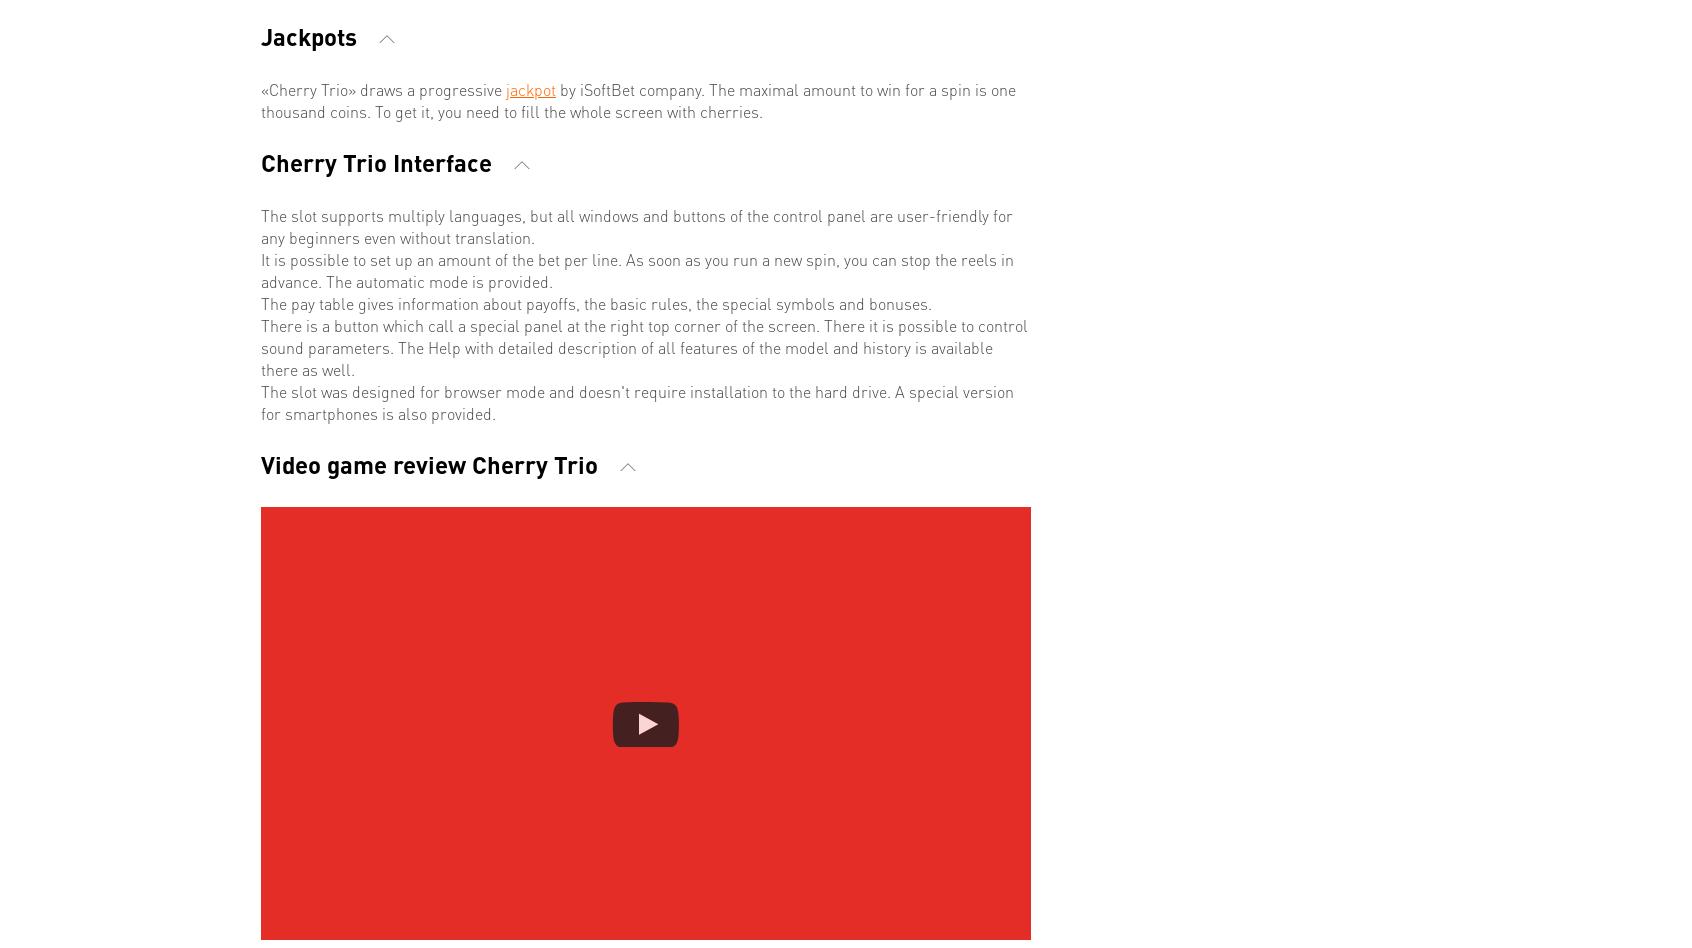 This screenshot has width=1692, height=948. I want to click on 'The slot was designed for browser mode and doesn't require installation to the hard drive. A special version for smartphones is also provided.', so click(637, 400).